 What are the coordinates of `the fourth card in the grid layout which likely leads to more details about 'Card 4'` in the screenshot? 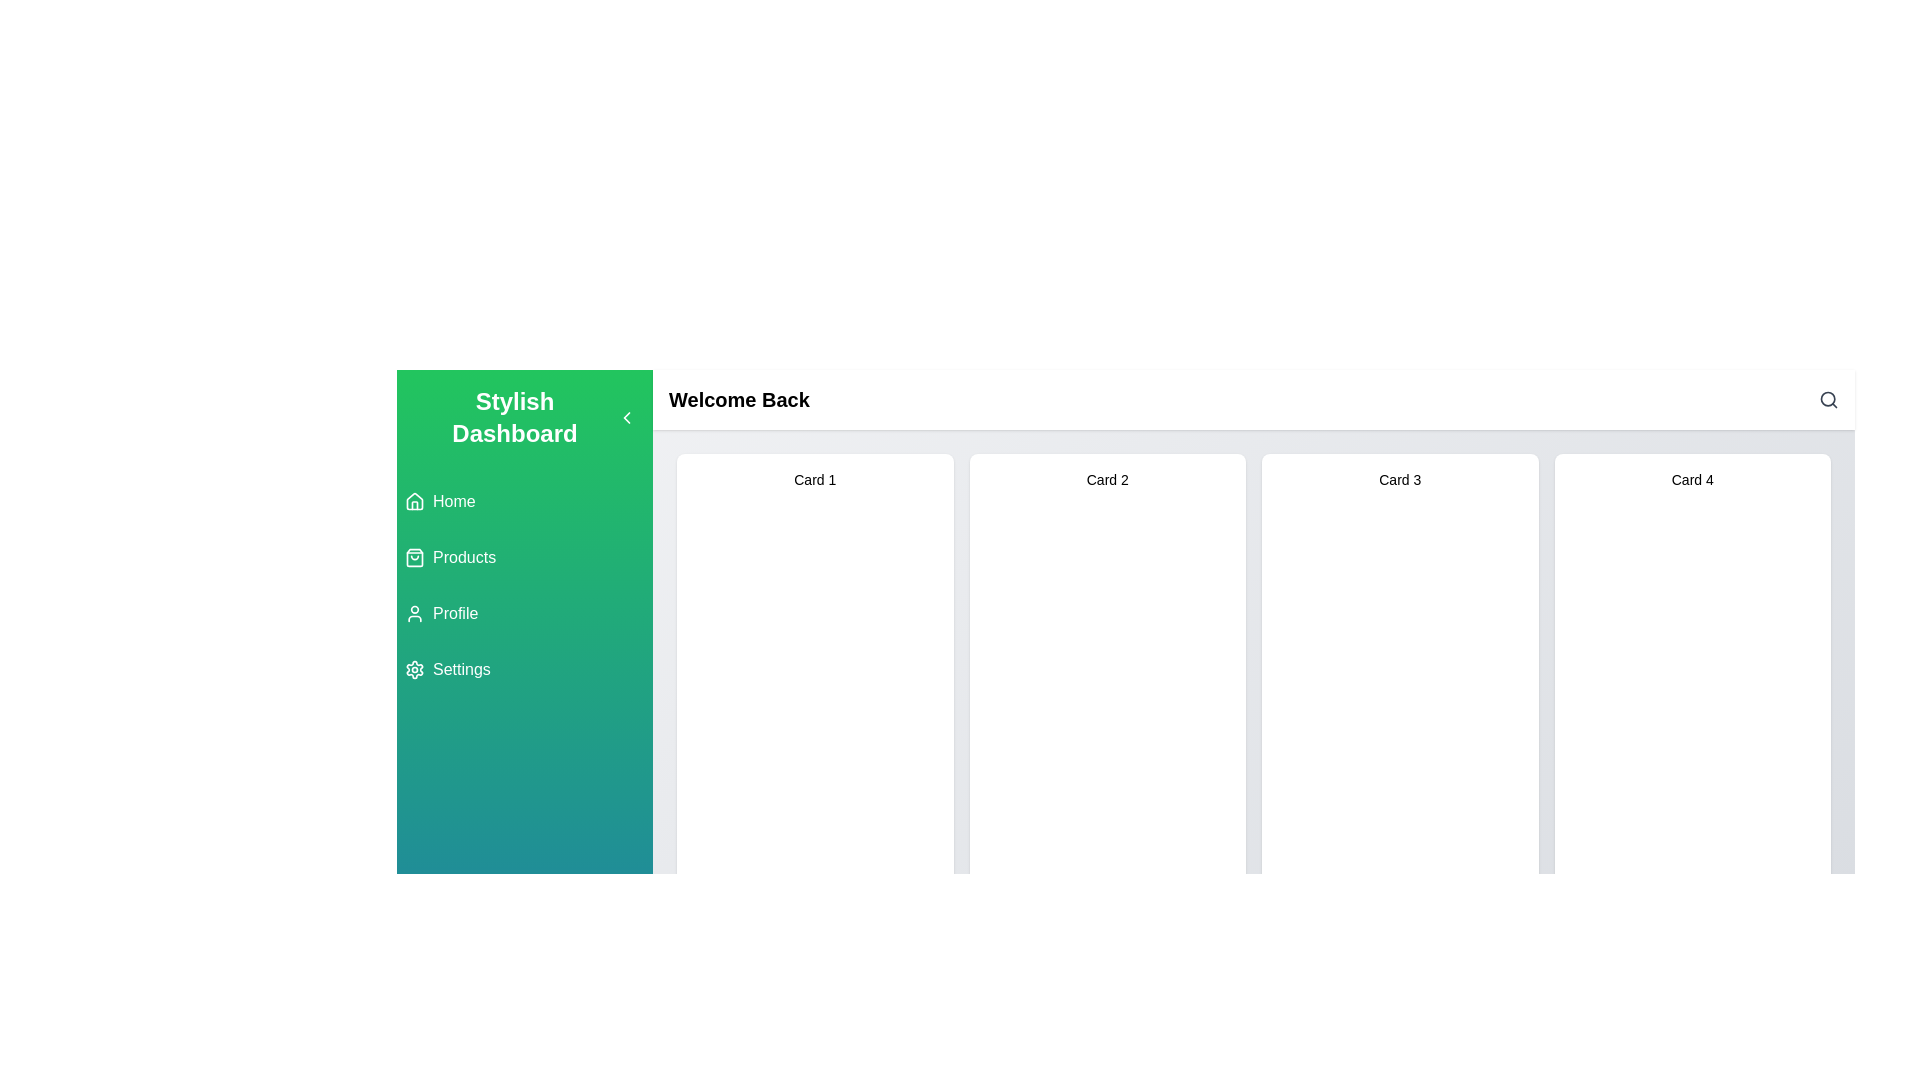 It's located at (1691, 692).